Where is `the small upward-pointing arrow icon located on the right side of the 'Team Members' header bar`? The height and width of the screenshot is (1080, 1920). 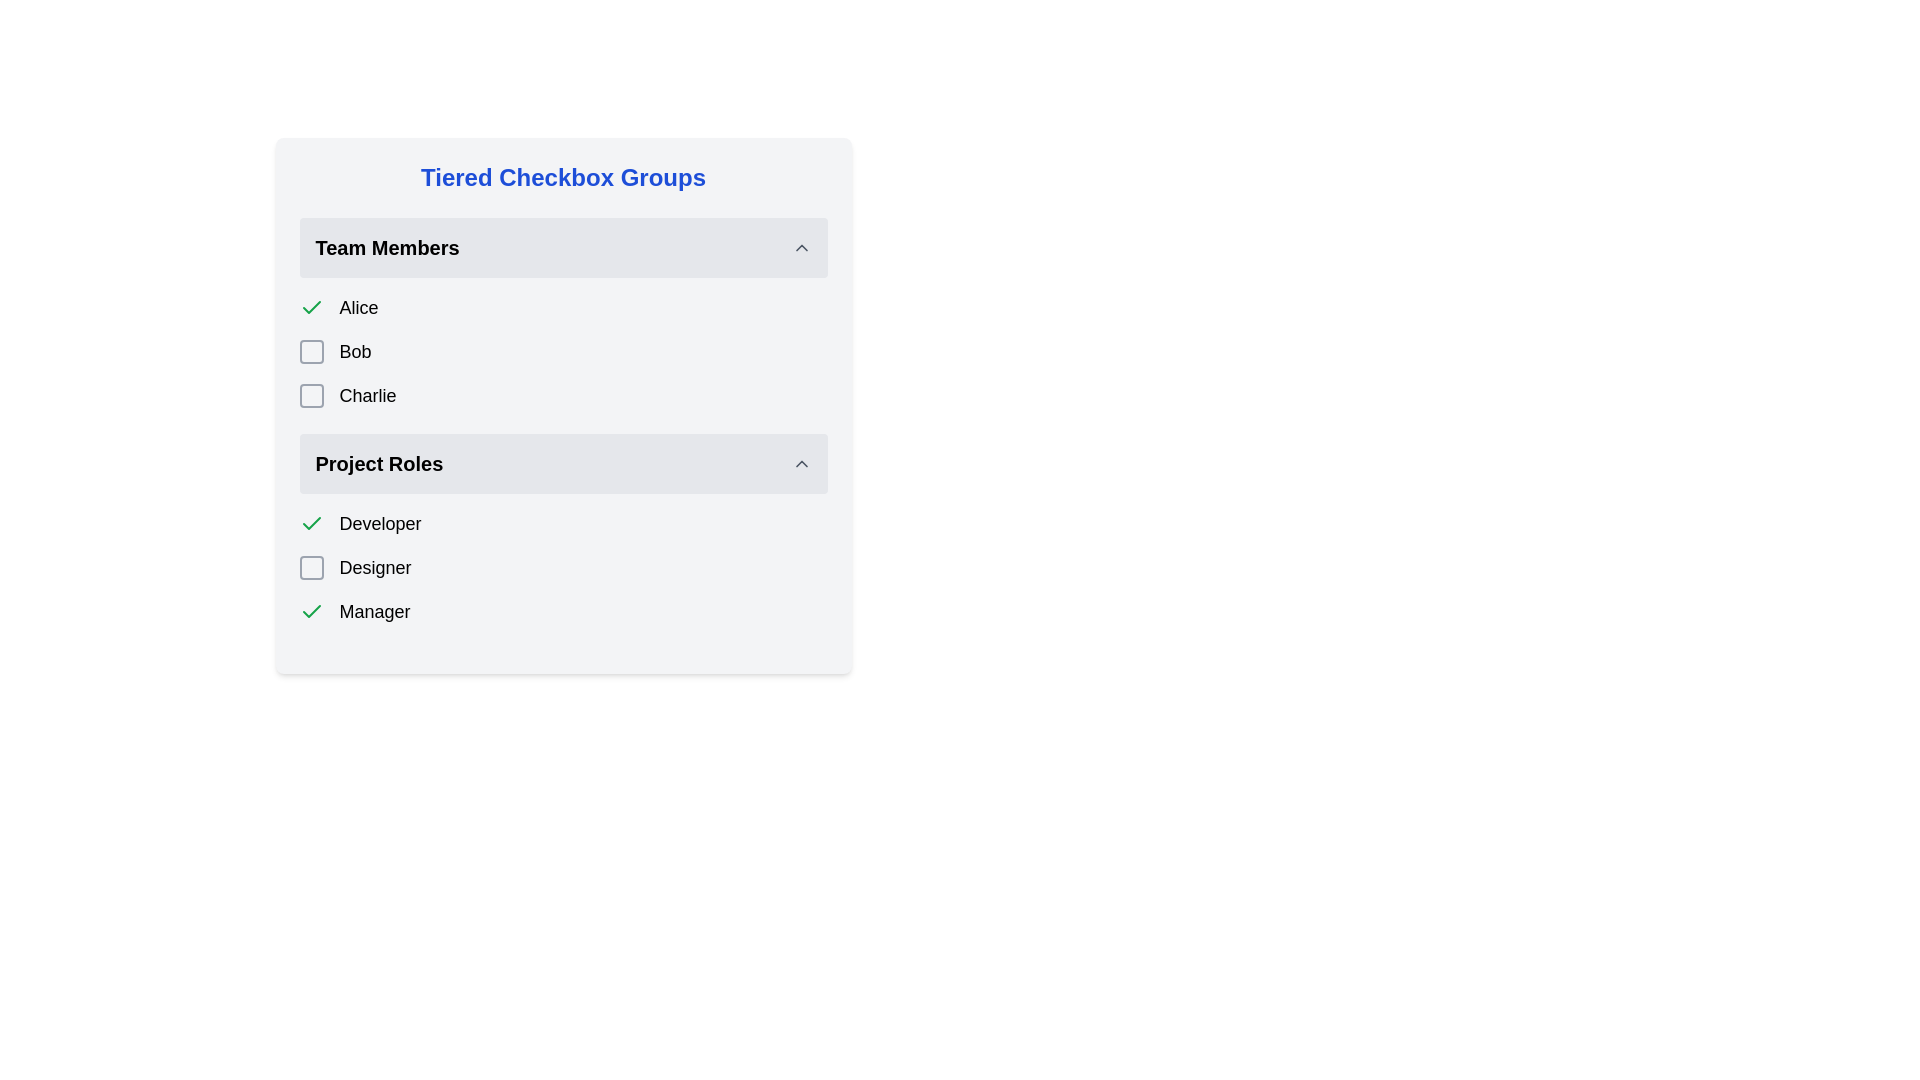 the small upward-pointing arrow icon located on the right side of the 'Team Members' header bar is located at coordinates (801, 246).